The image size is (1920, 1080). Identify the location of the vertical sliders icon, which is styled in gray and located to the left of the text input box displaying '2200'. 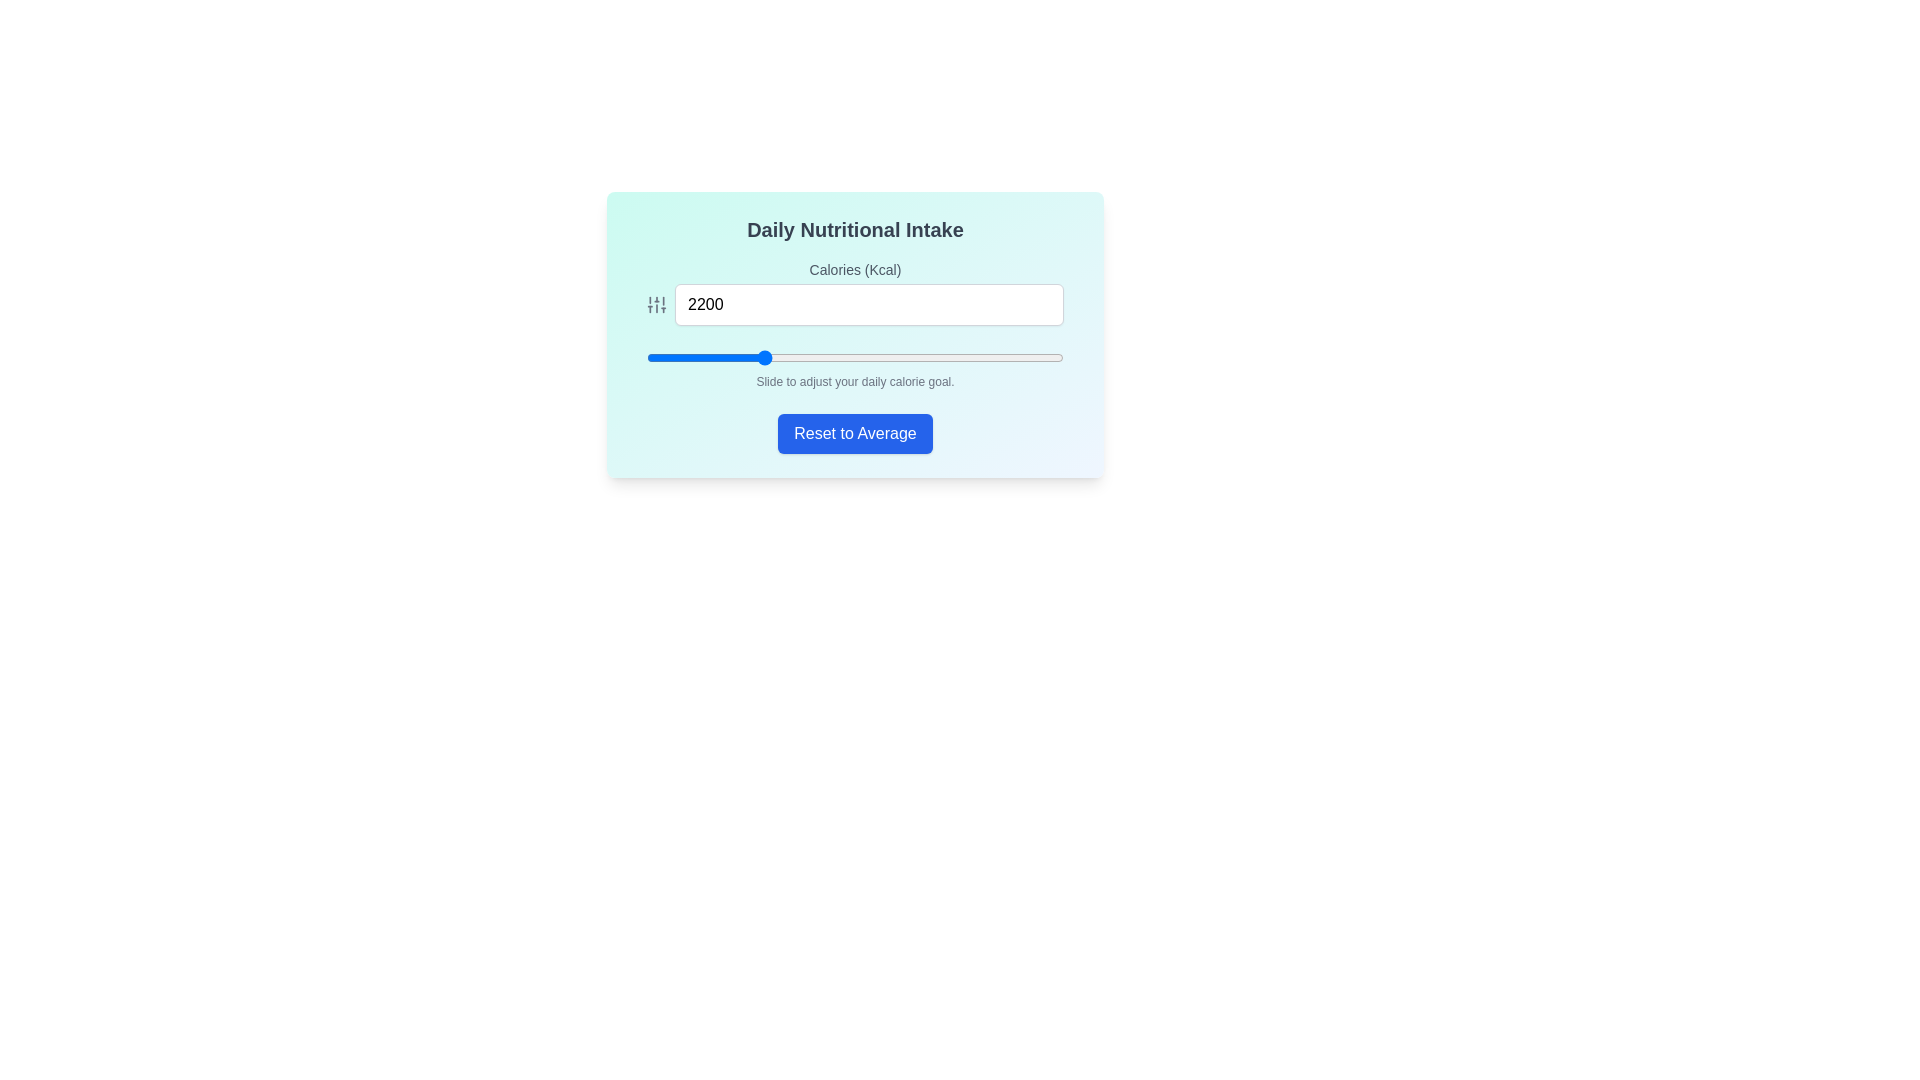
(657, 304).